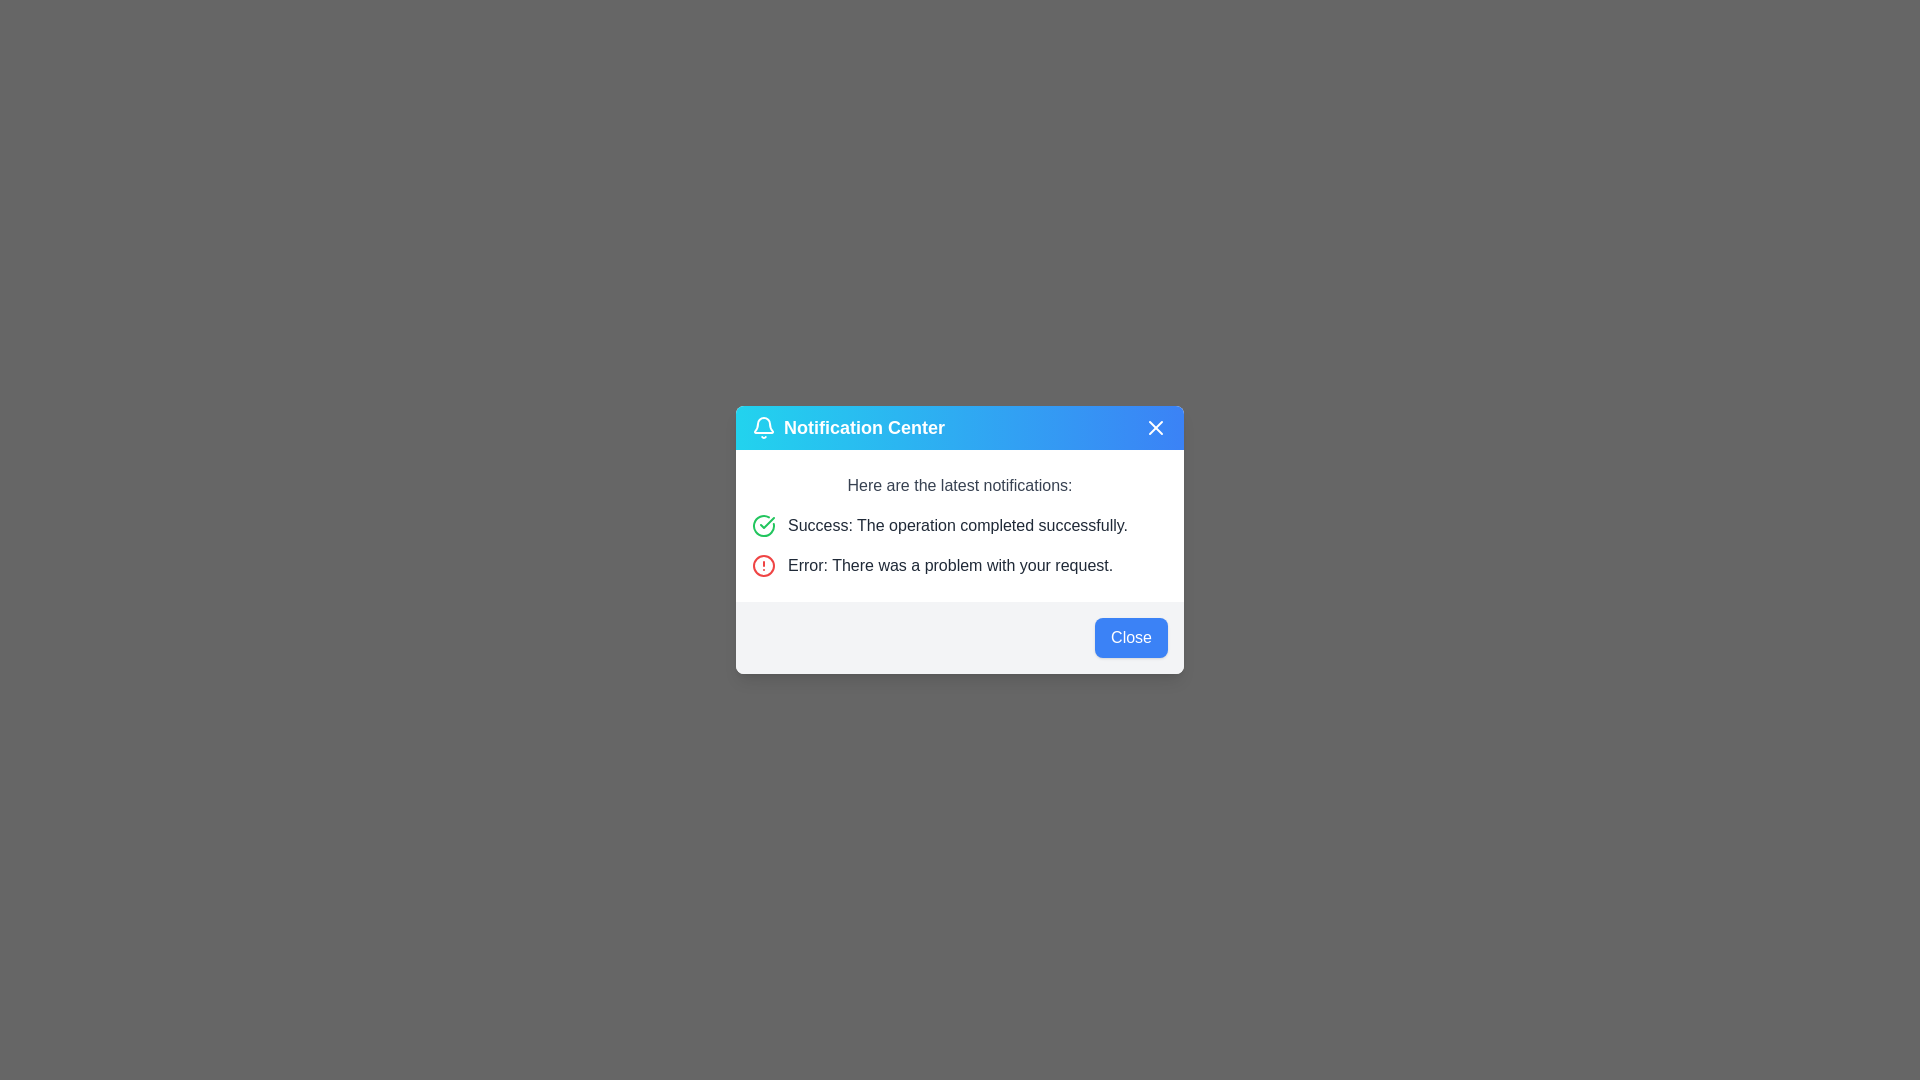 This screenshot has width=1920, height=1080. What do you see at coordinates (1156, 427) in the screenshot?
I see `the close button located in the top-right corner of the notification panel, which dismisses notifications` at bounding box center [1156, 427].